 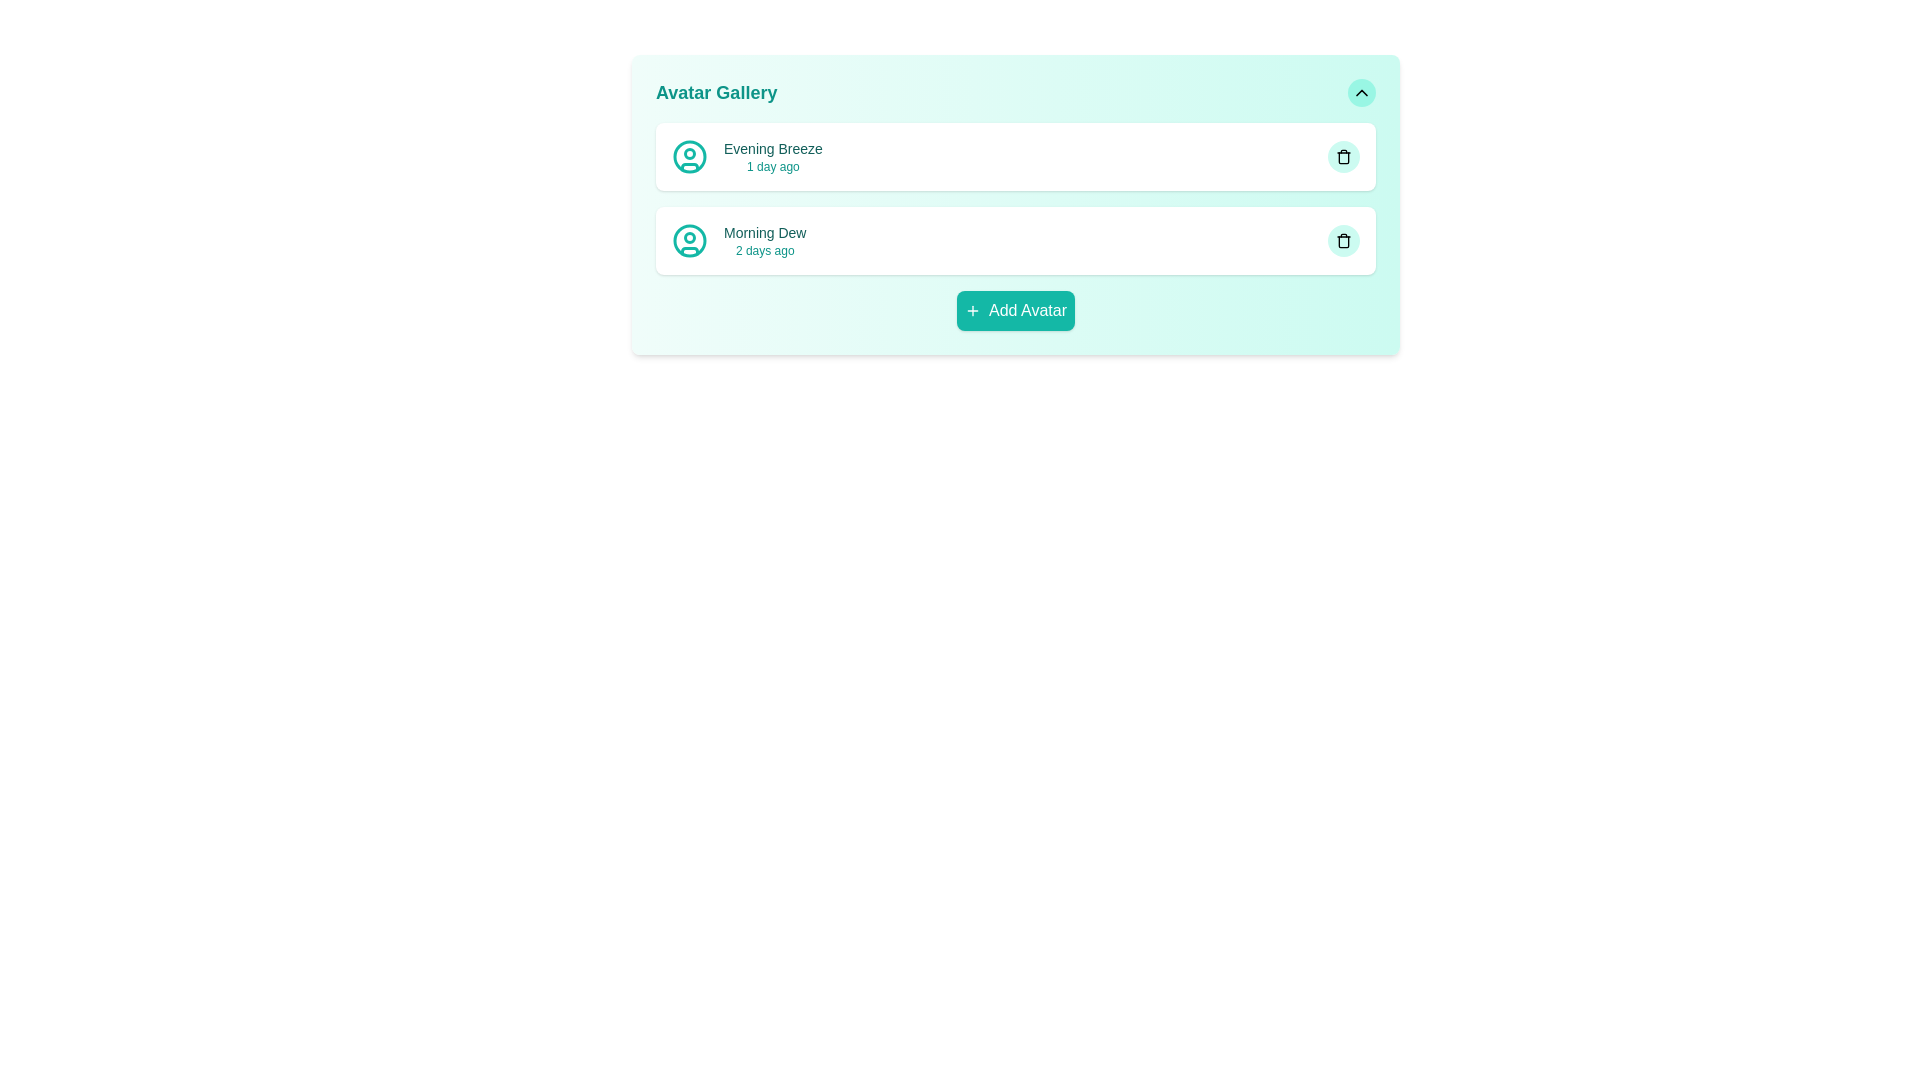 I want to click on the 'Add Avatar' button with a teal background and rounded corners, located below the list items 'Evening Breeze' and 'Morning Dew', so click(x=1016, y=311).